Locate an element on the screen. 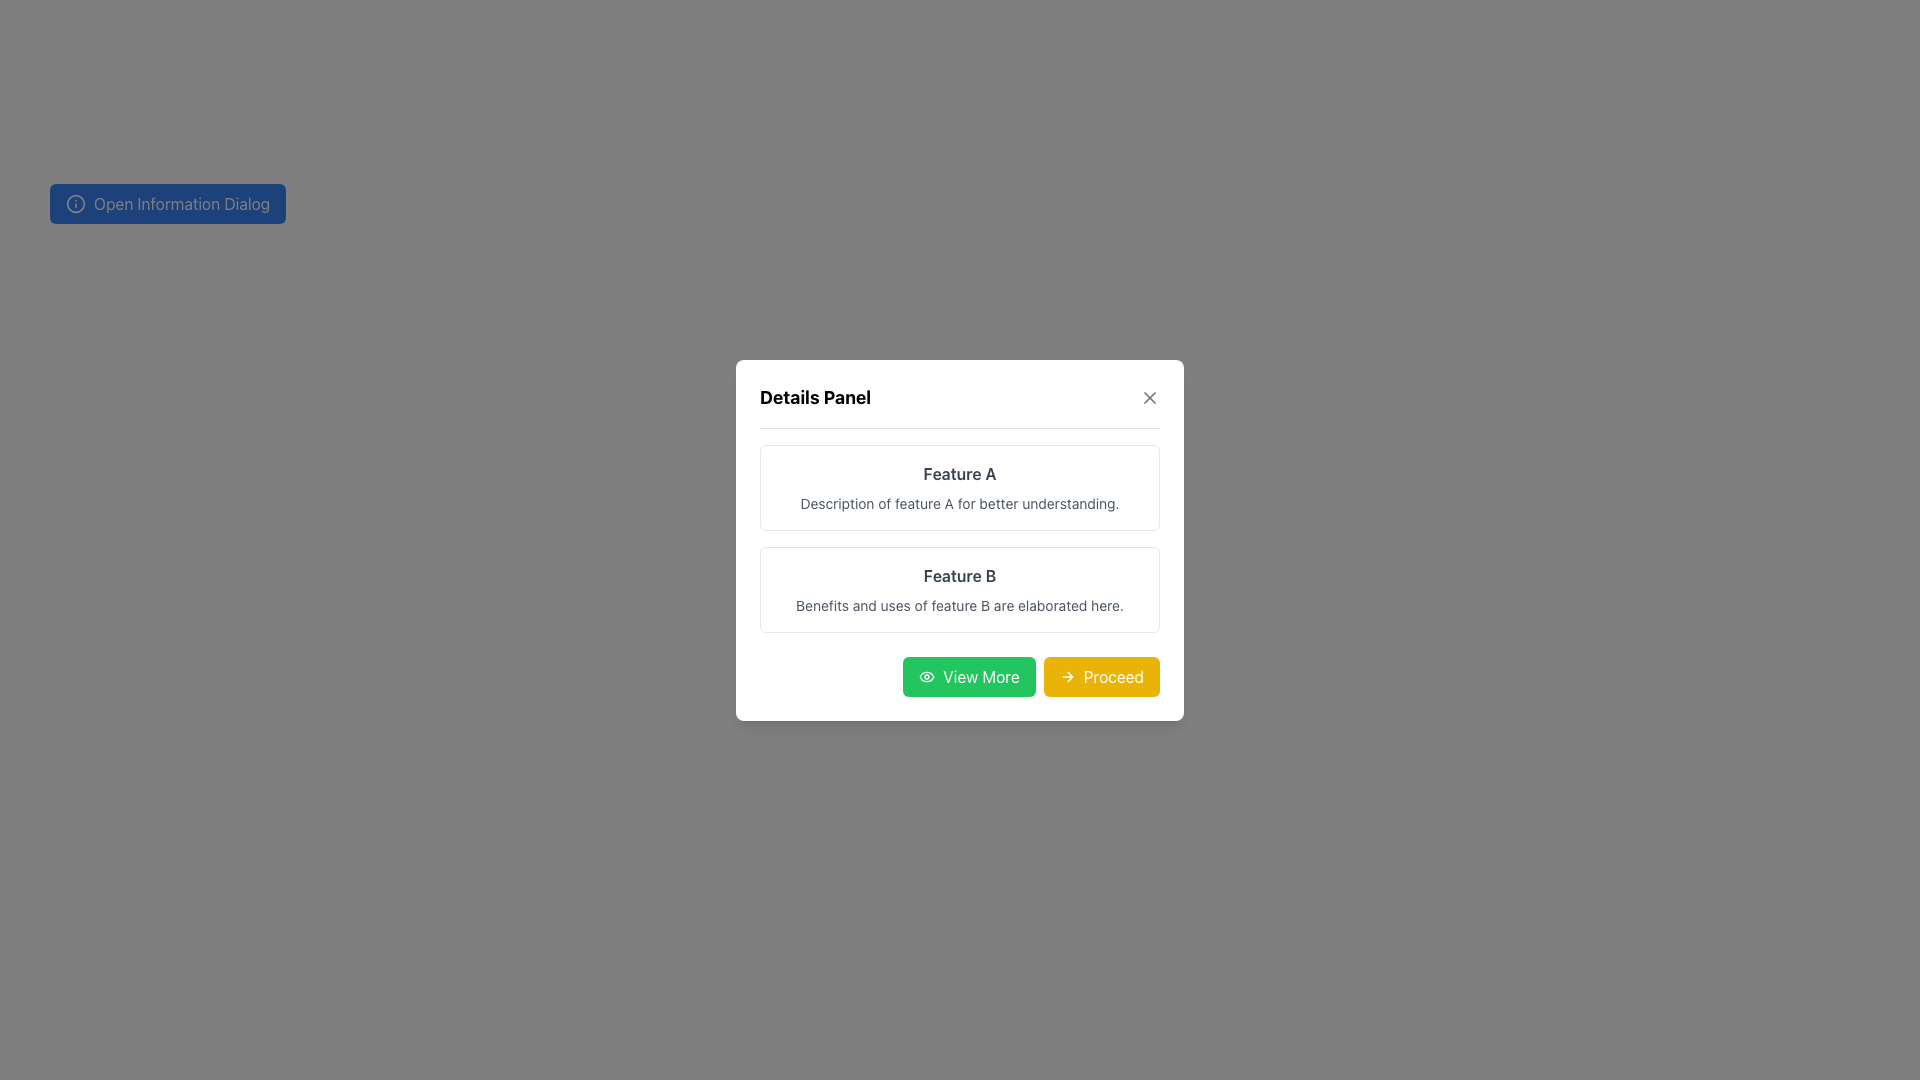  the button located near the bottom-right of the modal window, immediately is located at coordinates (960, 675).